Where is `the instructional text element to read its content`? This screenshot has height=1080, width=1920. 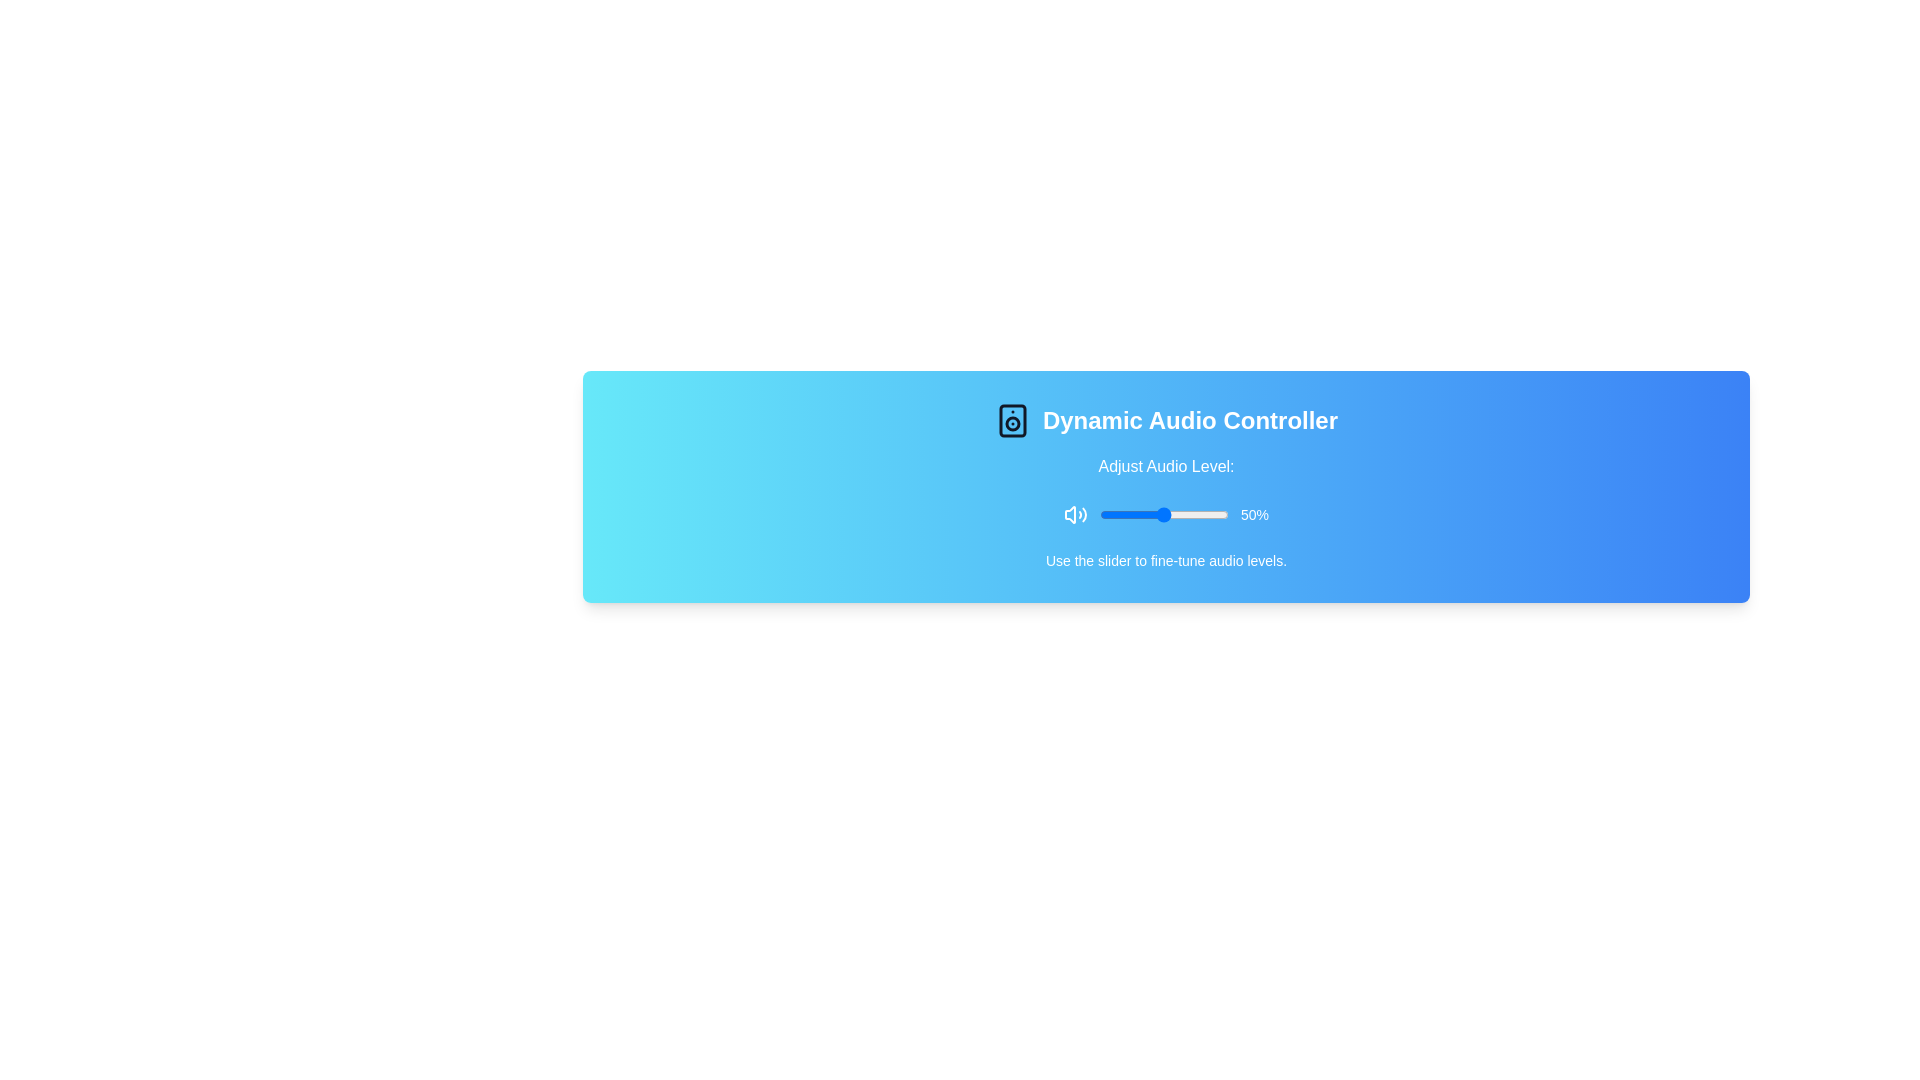 the instructional text element to read its content is located at coordinates (1166, 560).